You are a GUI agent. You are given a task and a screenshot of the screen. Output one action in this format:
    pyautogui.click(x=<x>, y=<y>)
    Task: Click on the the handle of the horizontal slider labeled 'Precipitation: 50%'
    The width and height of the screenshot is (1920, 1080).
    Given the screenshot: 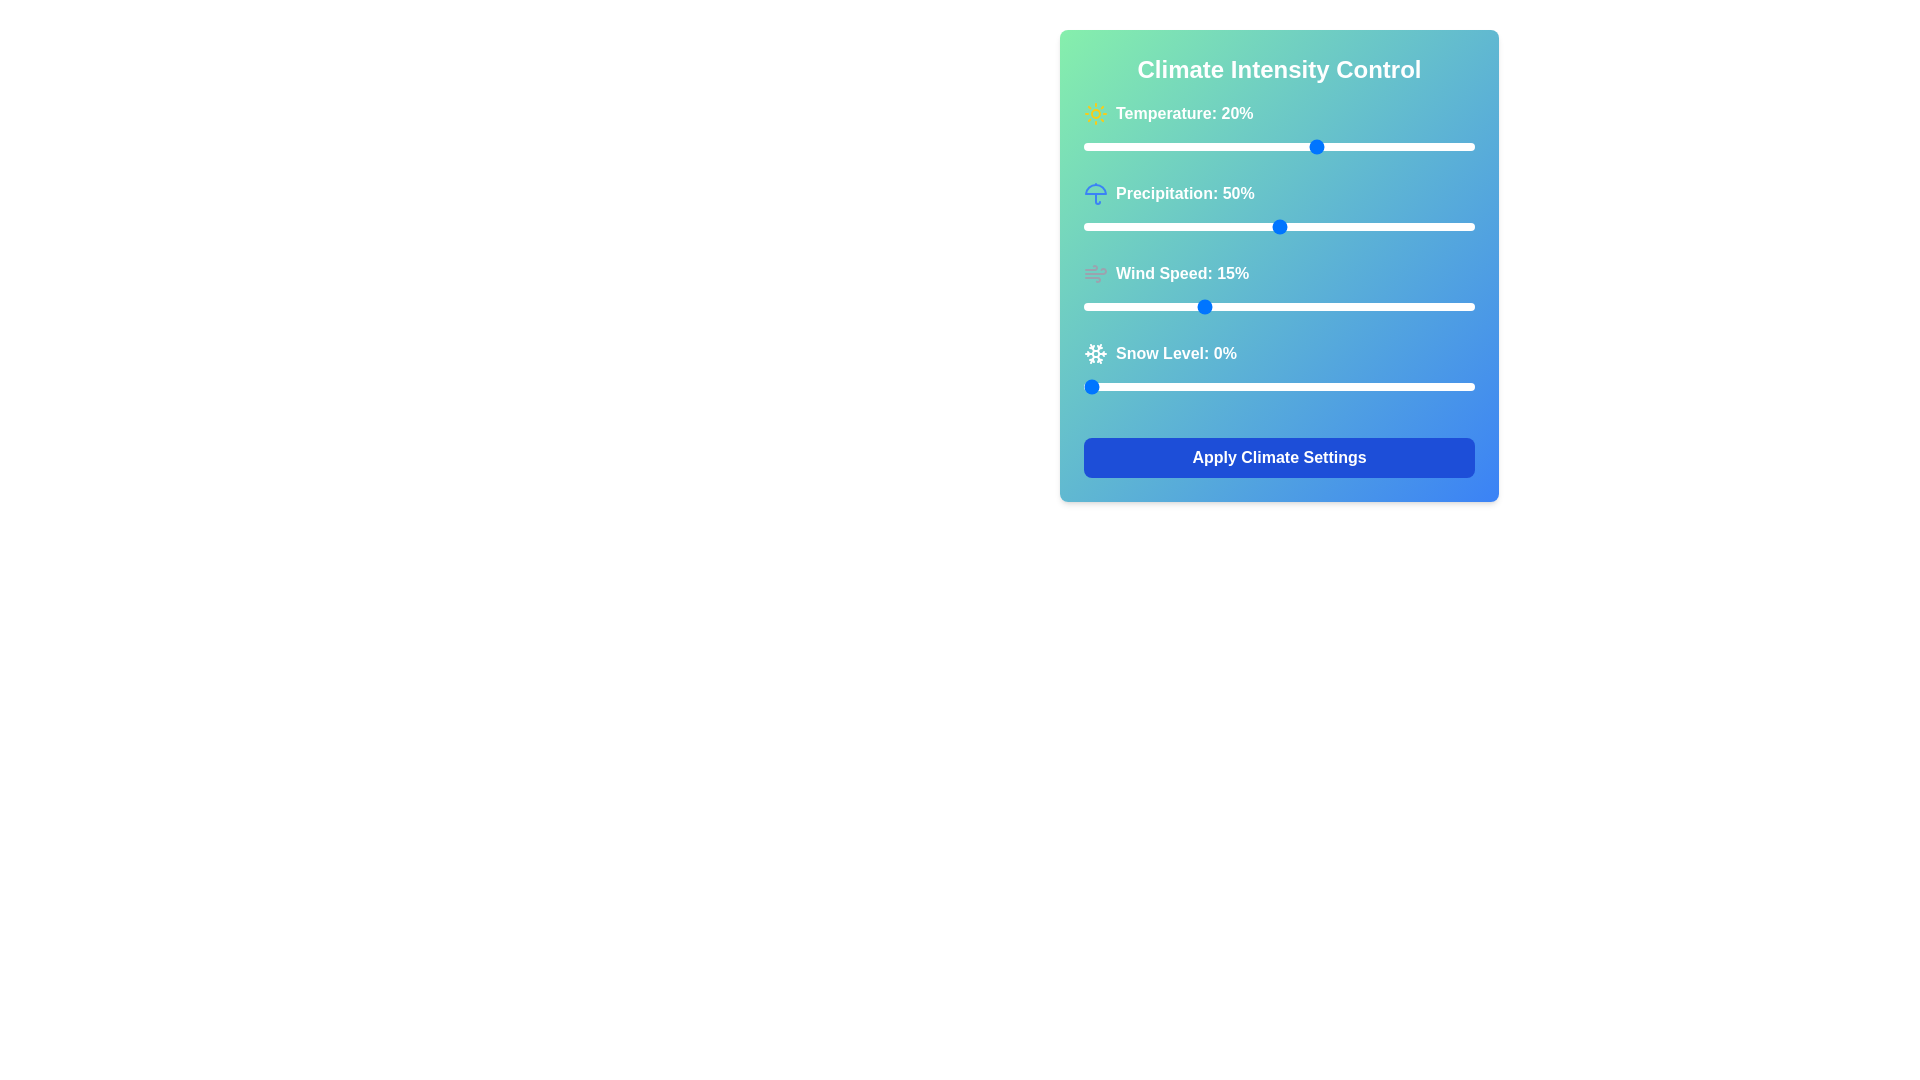 What is the action you would take?
    pyautogui.click(x=1278, y=226)
    